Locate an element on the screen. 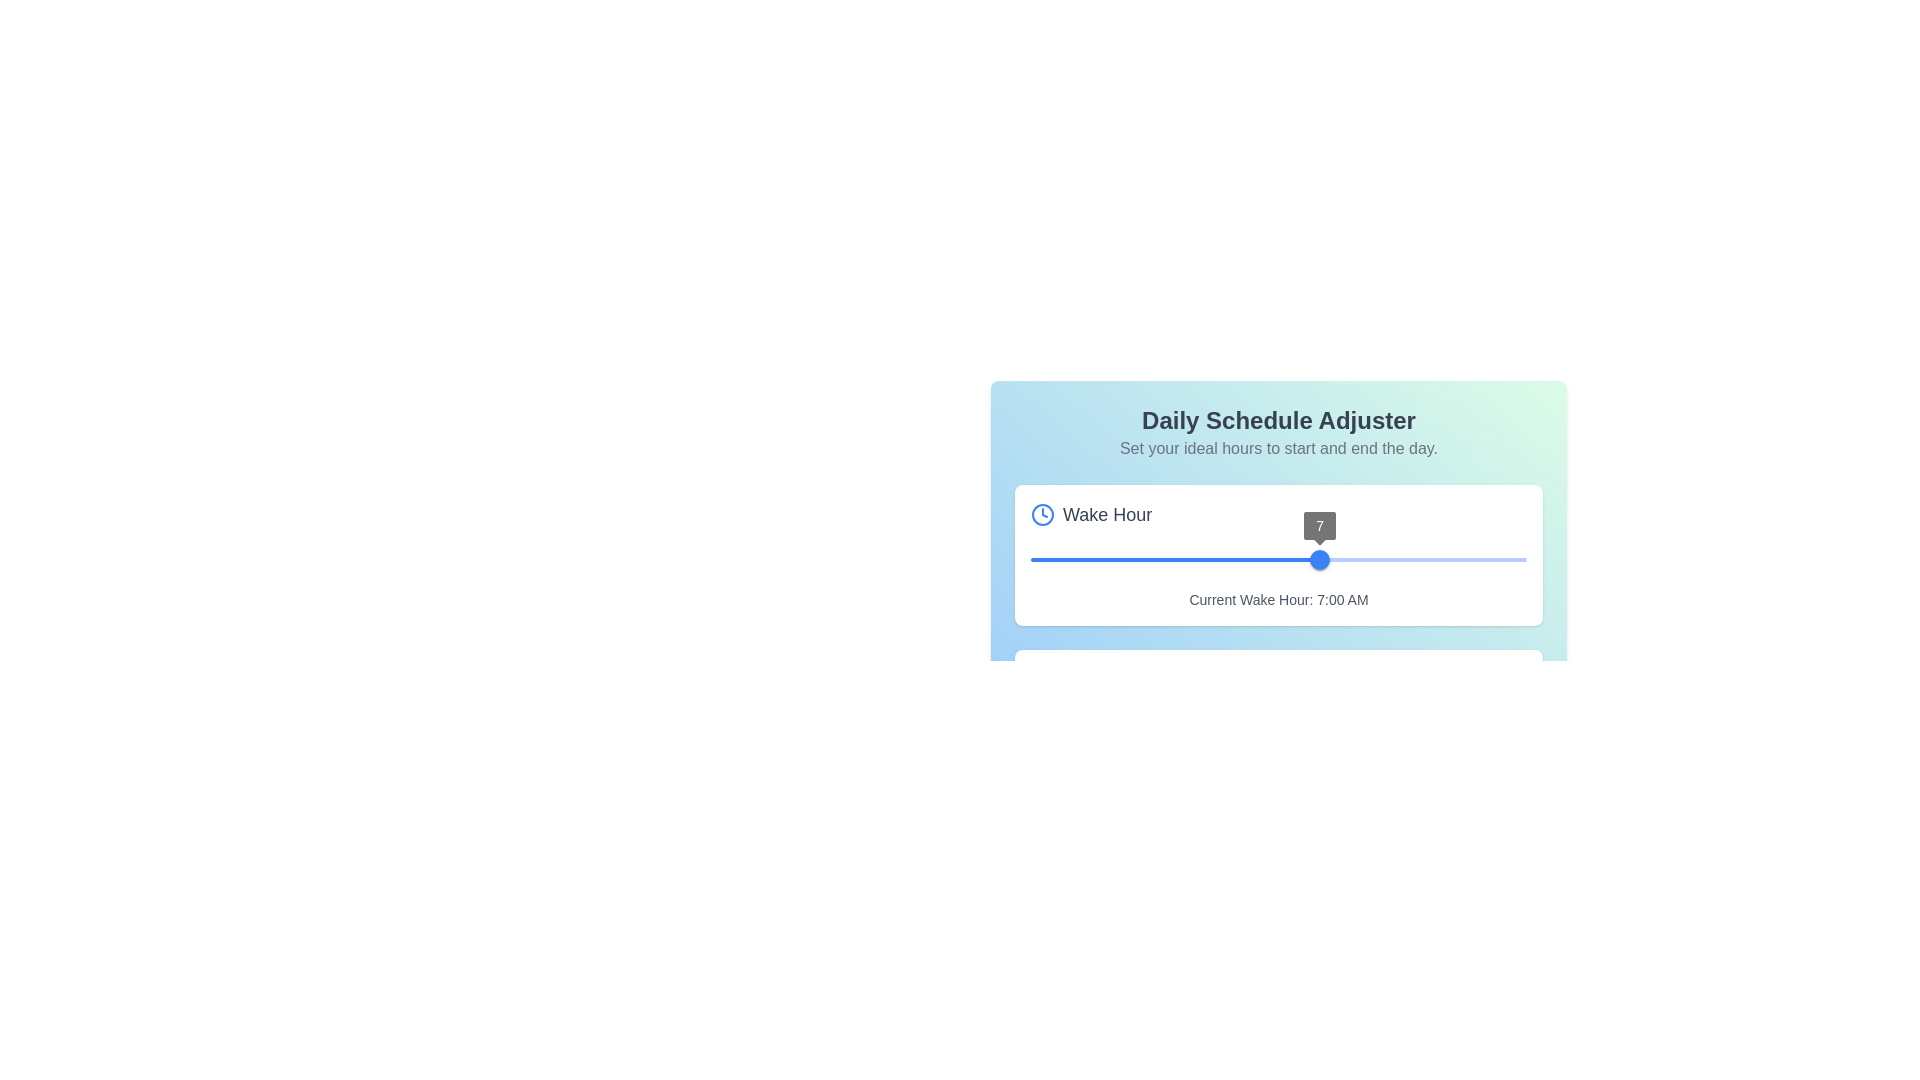 This screenshot has height=1080, width=1920. the wake hour is located at coordinates (1289, 559).